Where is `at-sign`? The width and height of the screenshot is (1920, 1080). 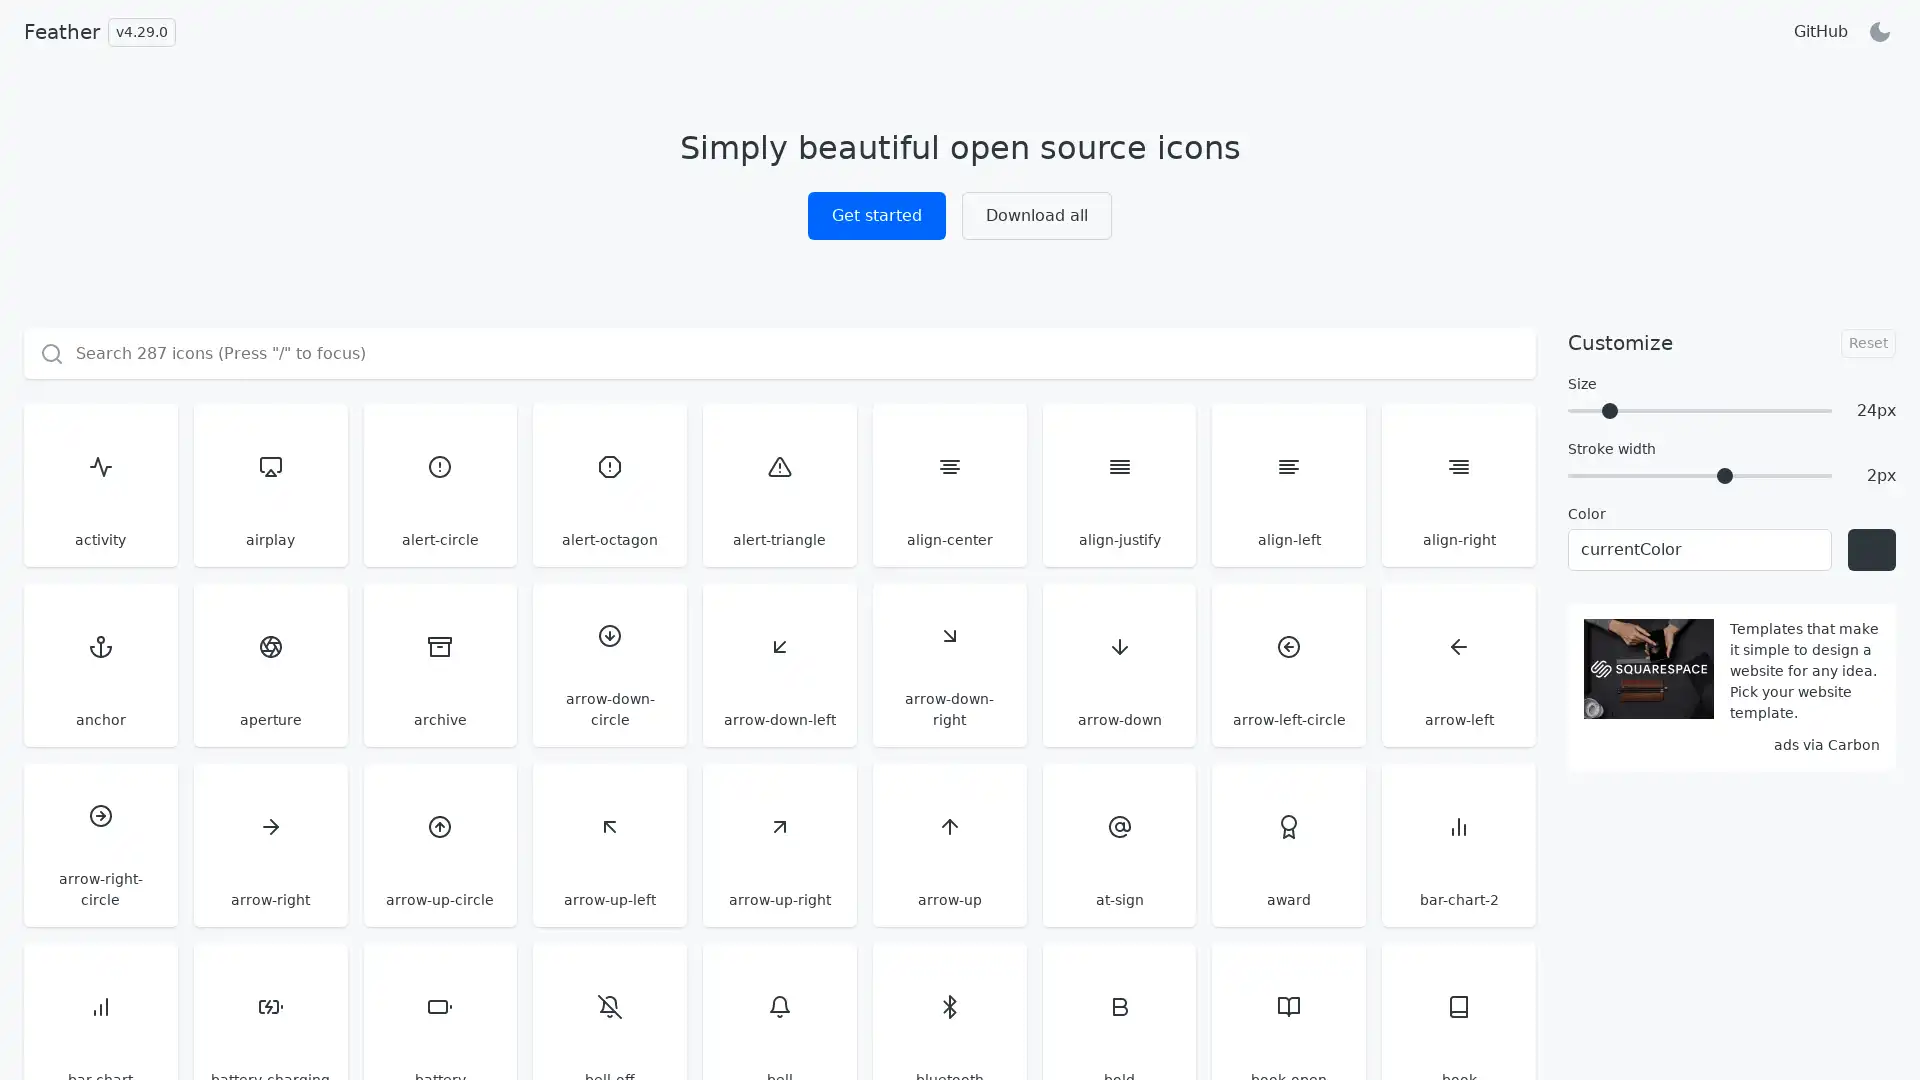 at-sign is located at coordinates (1117, 844).